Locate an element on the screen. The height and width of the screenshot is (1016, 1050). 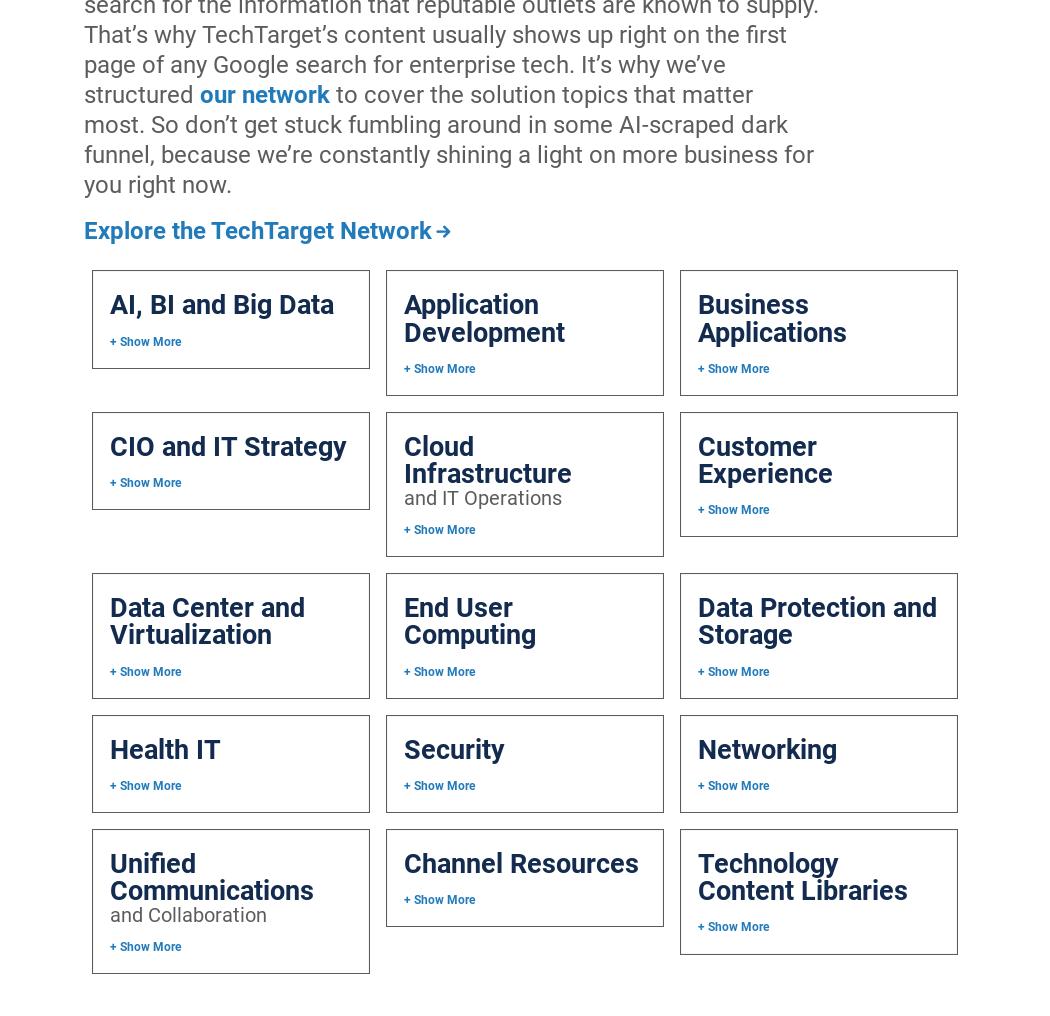
'our network' is located at coordinates (199, 93).